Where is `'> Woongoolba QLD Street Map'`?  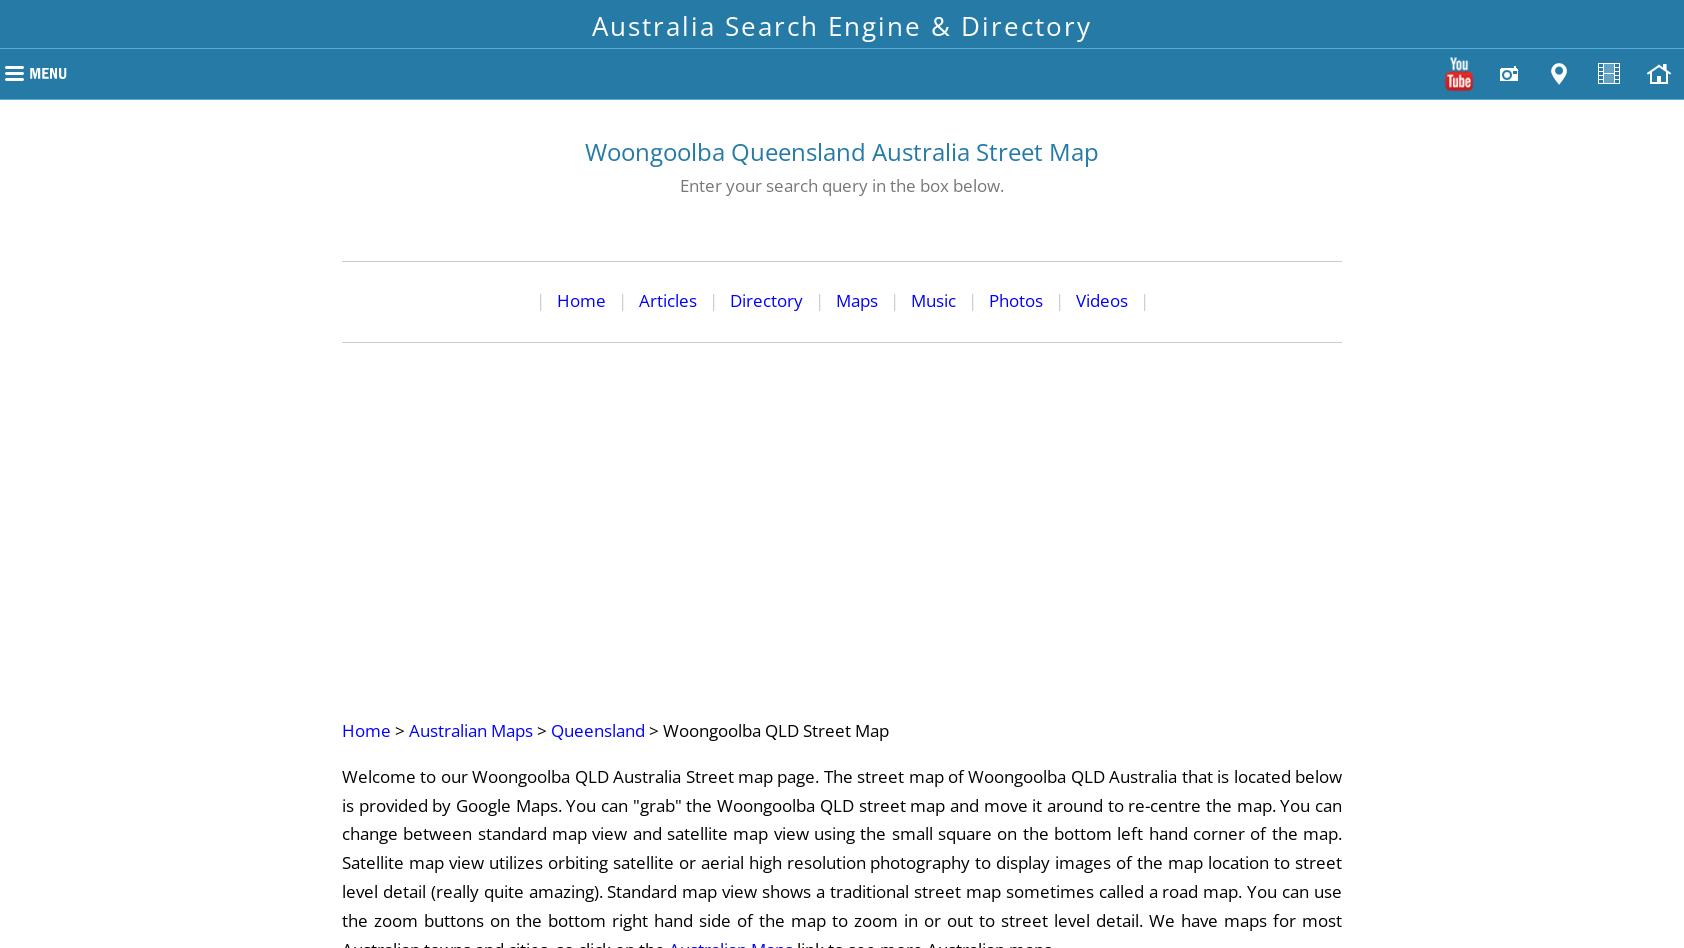
'> Woongoolba QLD Street Map' is located at coordinates (767, 729).